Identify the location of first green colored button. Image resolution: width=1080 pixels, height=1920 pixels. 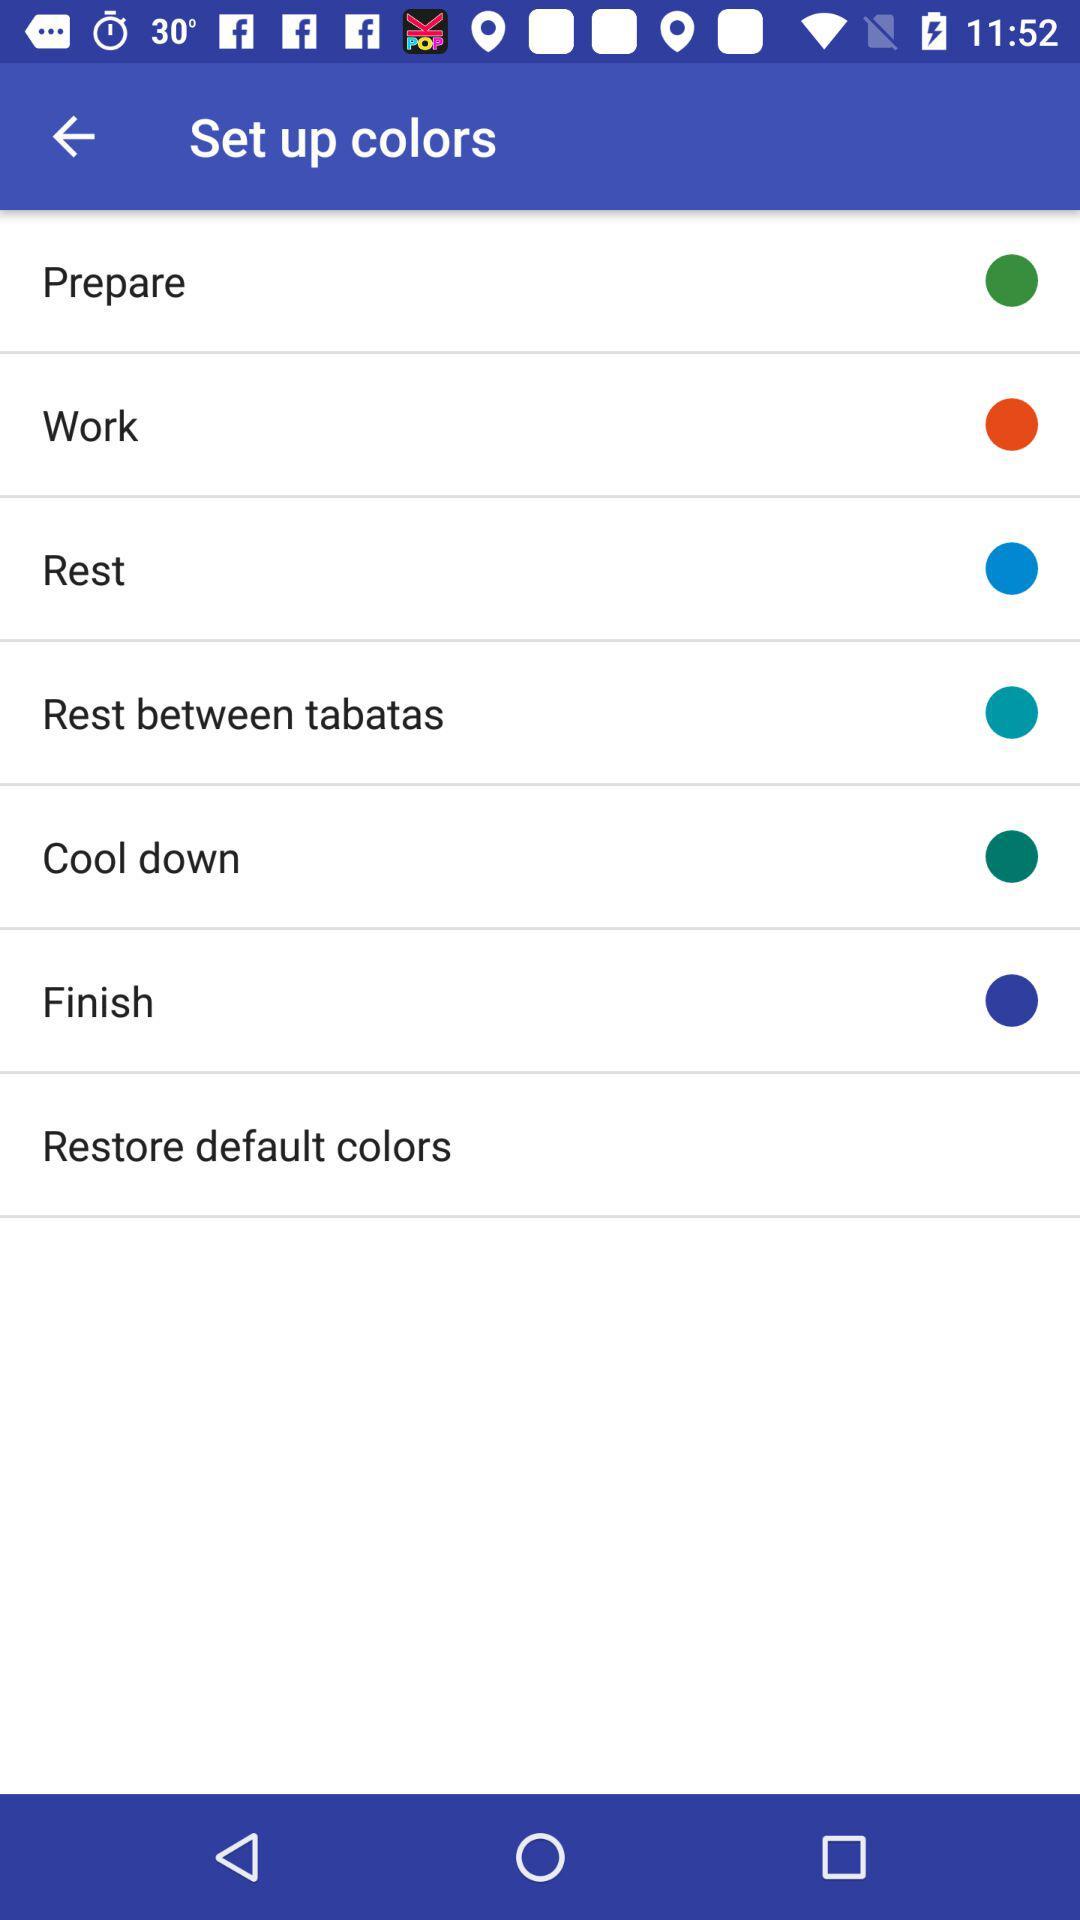
(1011, 279).